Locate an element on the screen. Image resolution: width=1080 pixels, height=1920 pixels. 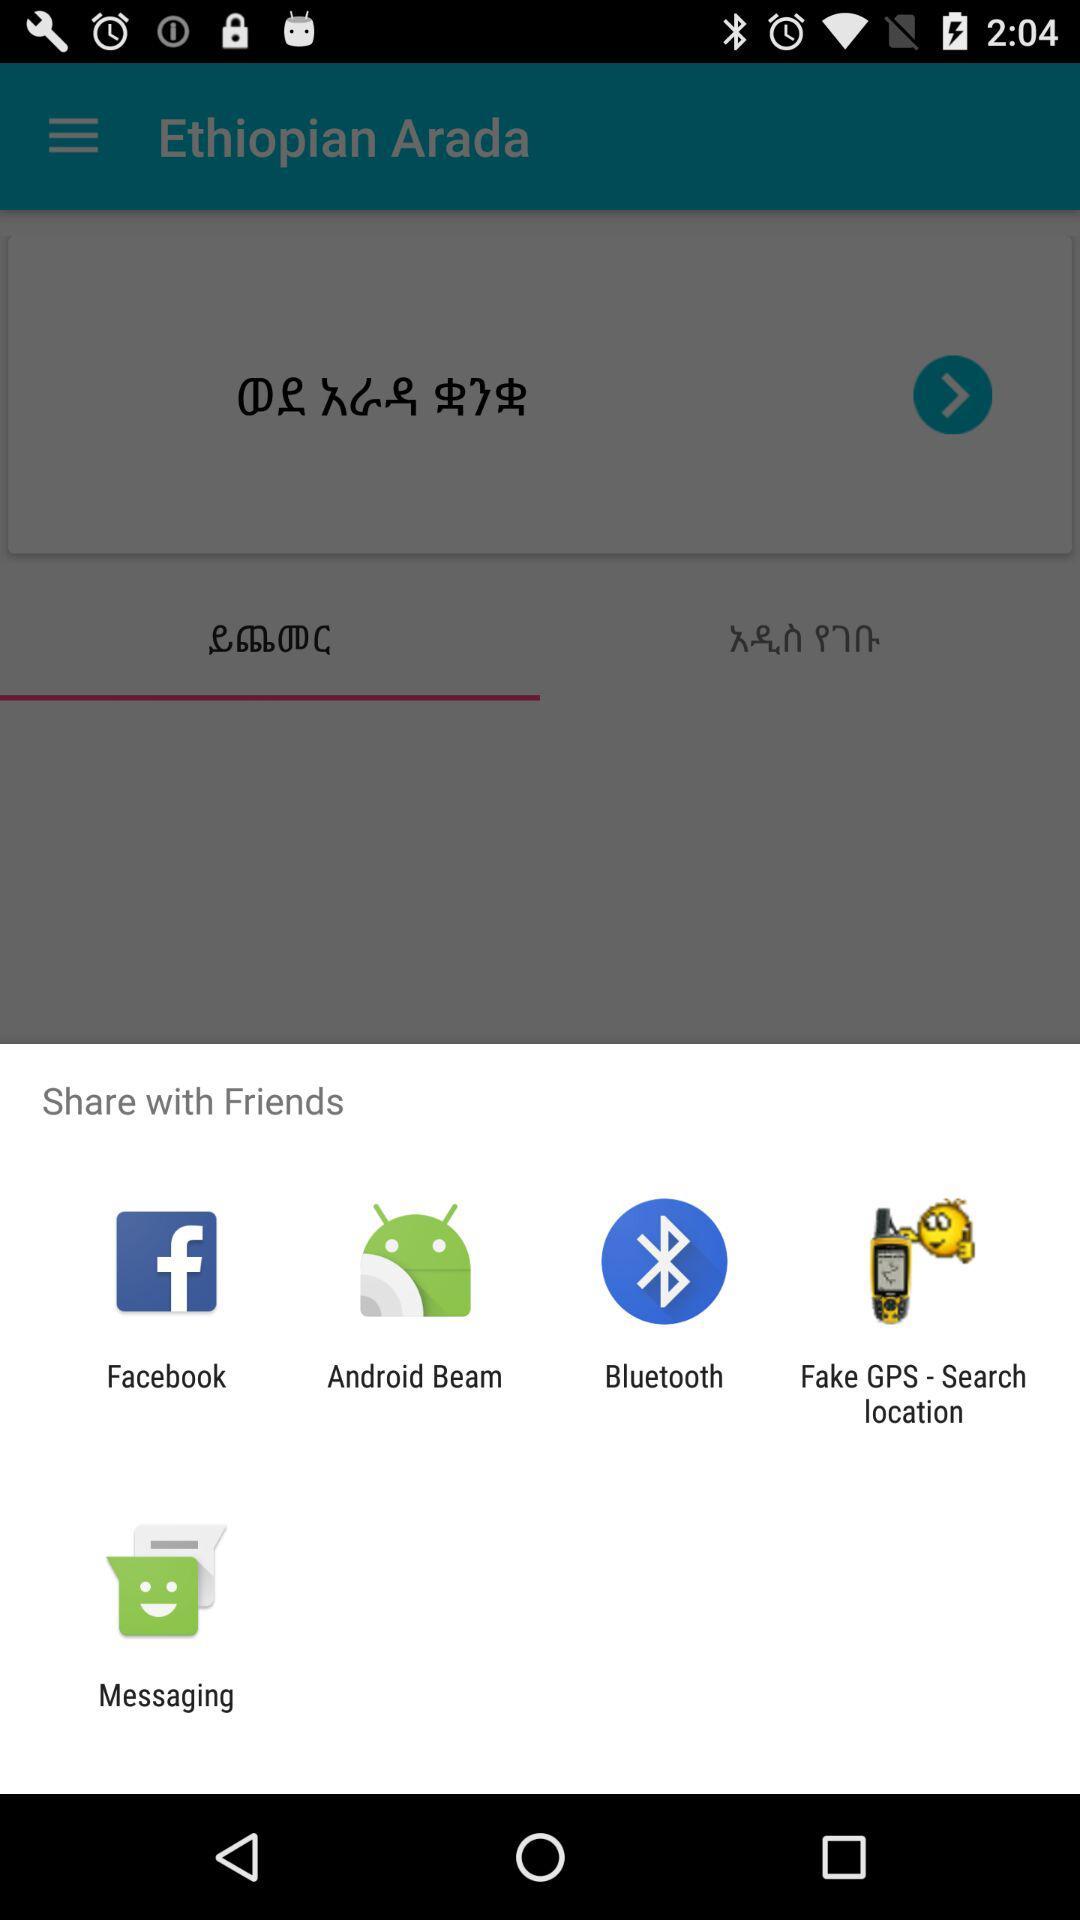
the icon next to the android beam app is located at coordinates (165, 1392).